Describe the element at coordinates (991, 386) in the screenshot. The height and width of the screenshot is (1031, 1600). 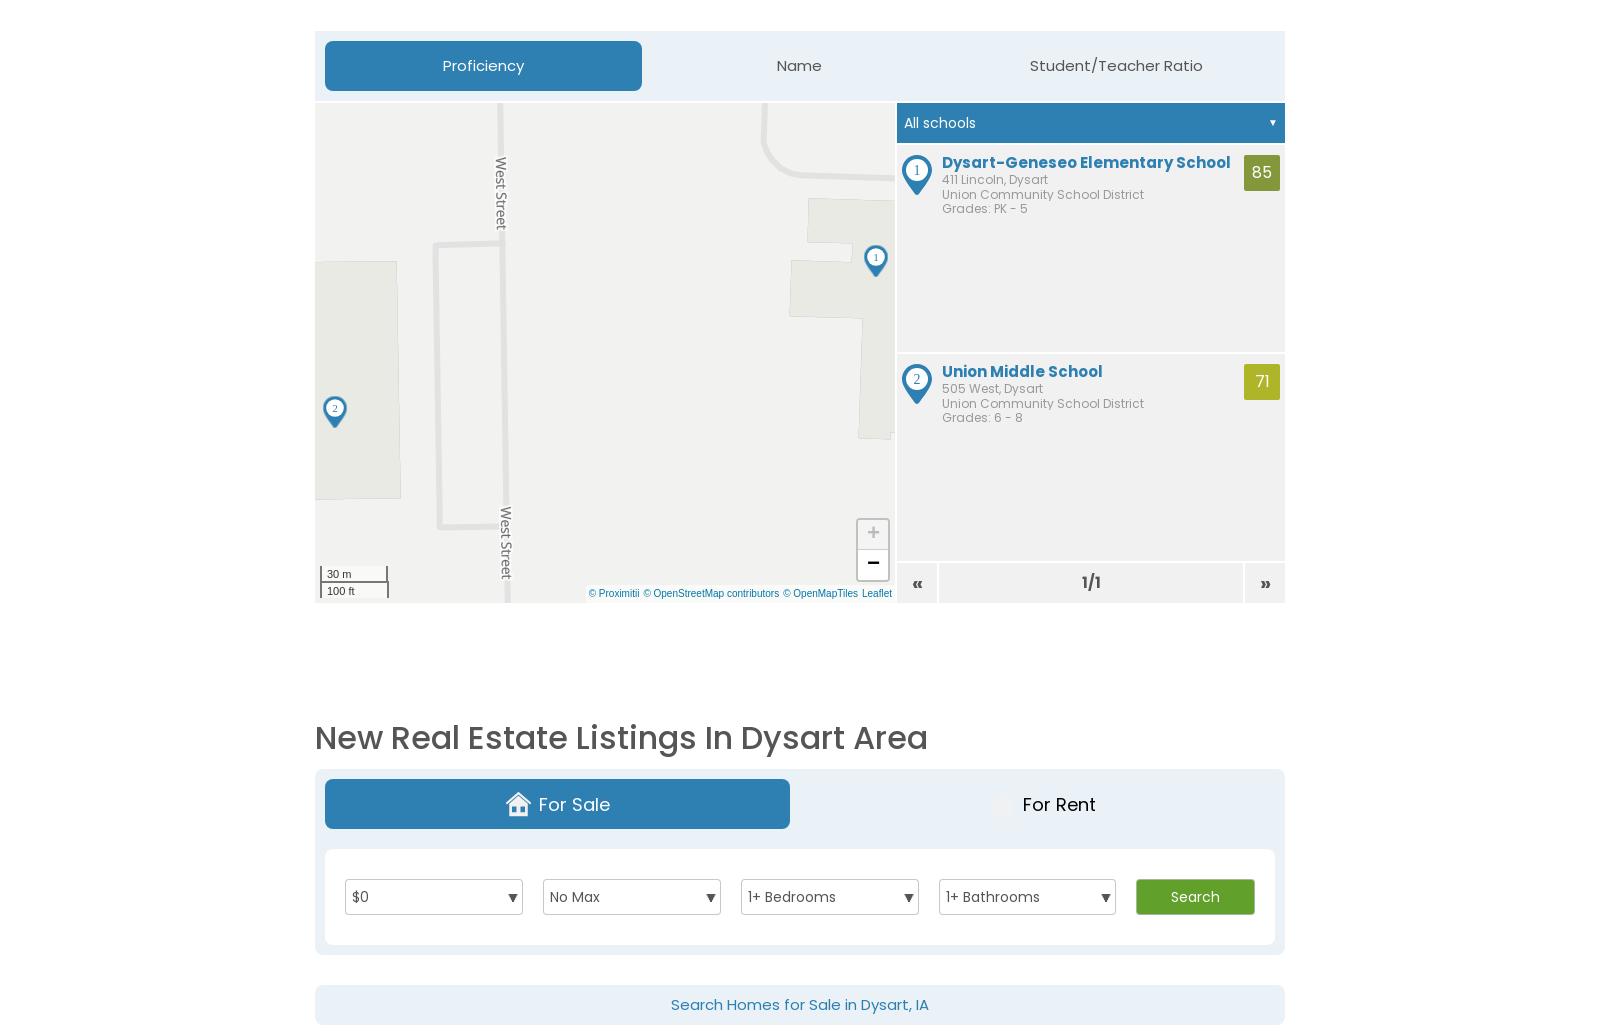
I see `'505 West, Dysart'` at that location.